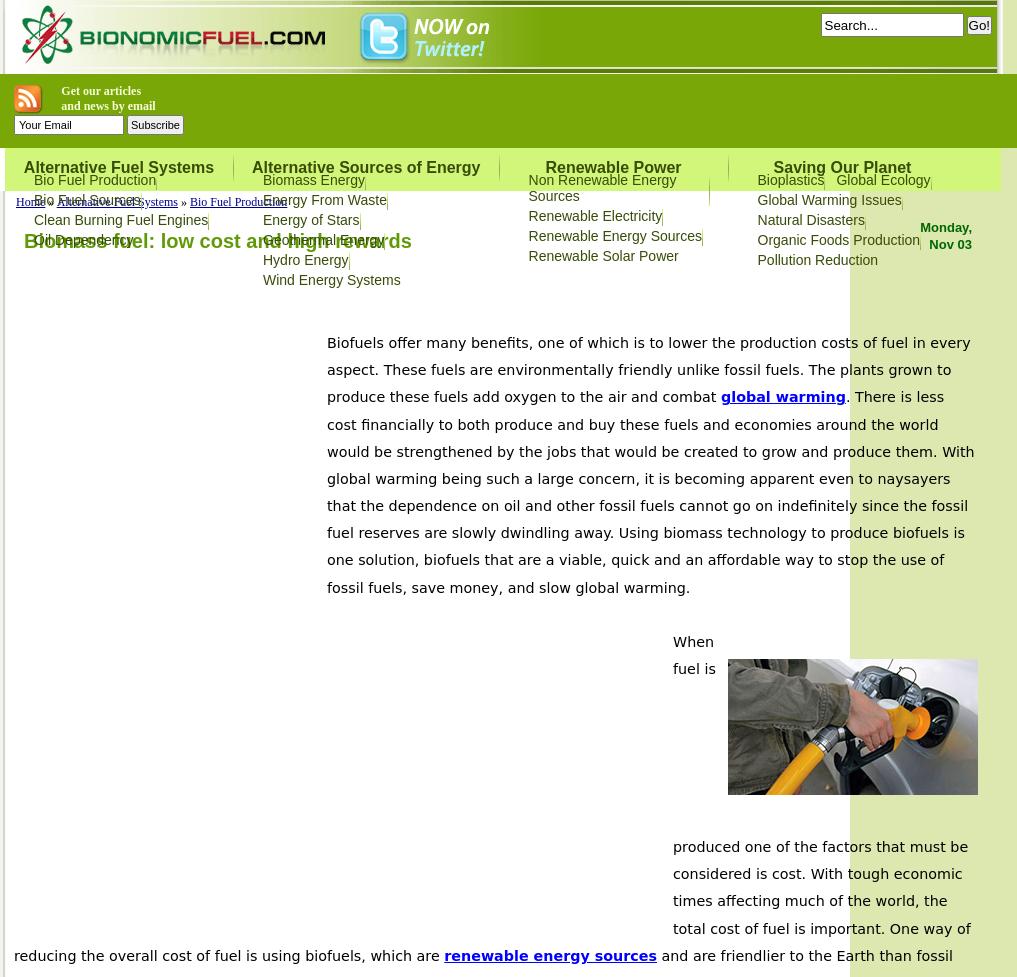  What do you see at coordinates (719, 396) in the screenshot?
I see `'global warming'` at bounding box center [719, 396].